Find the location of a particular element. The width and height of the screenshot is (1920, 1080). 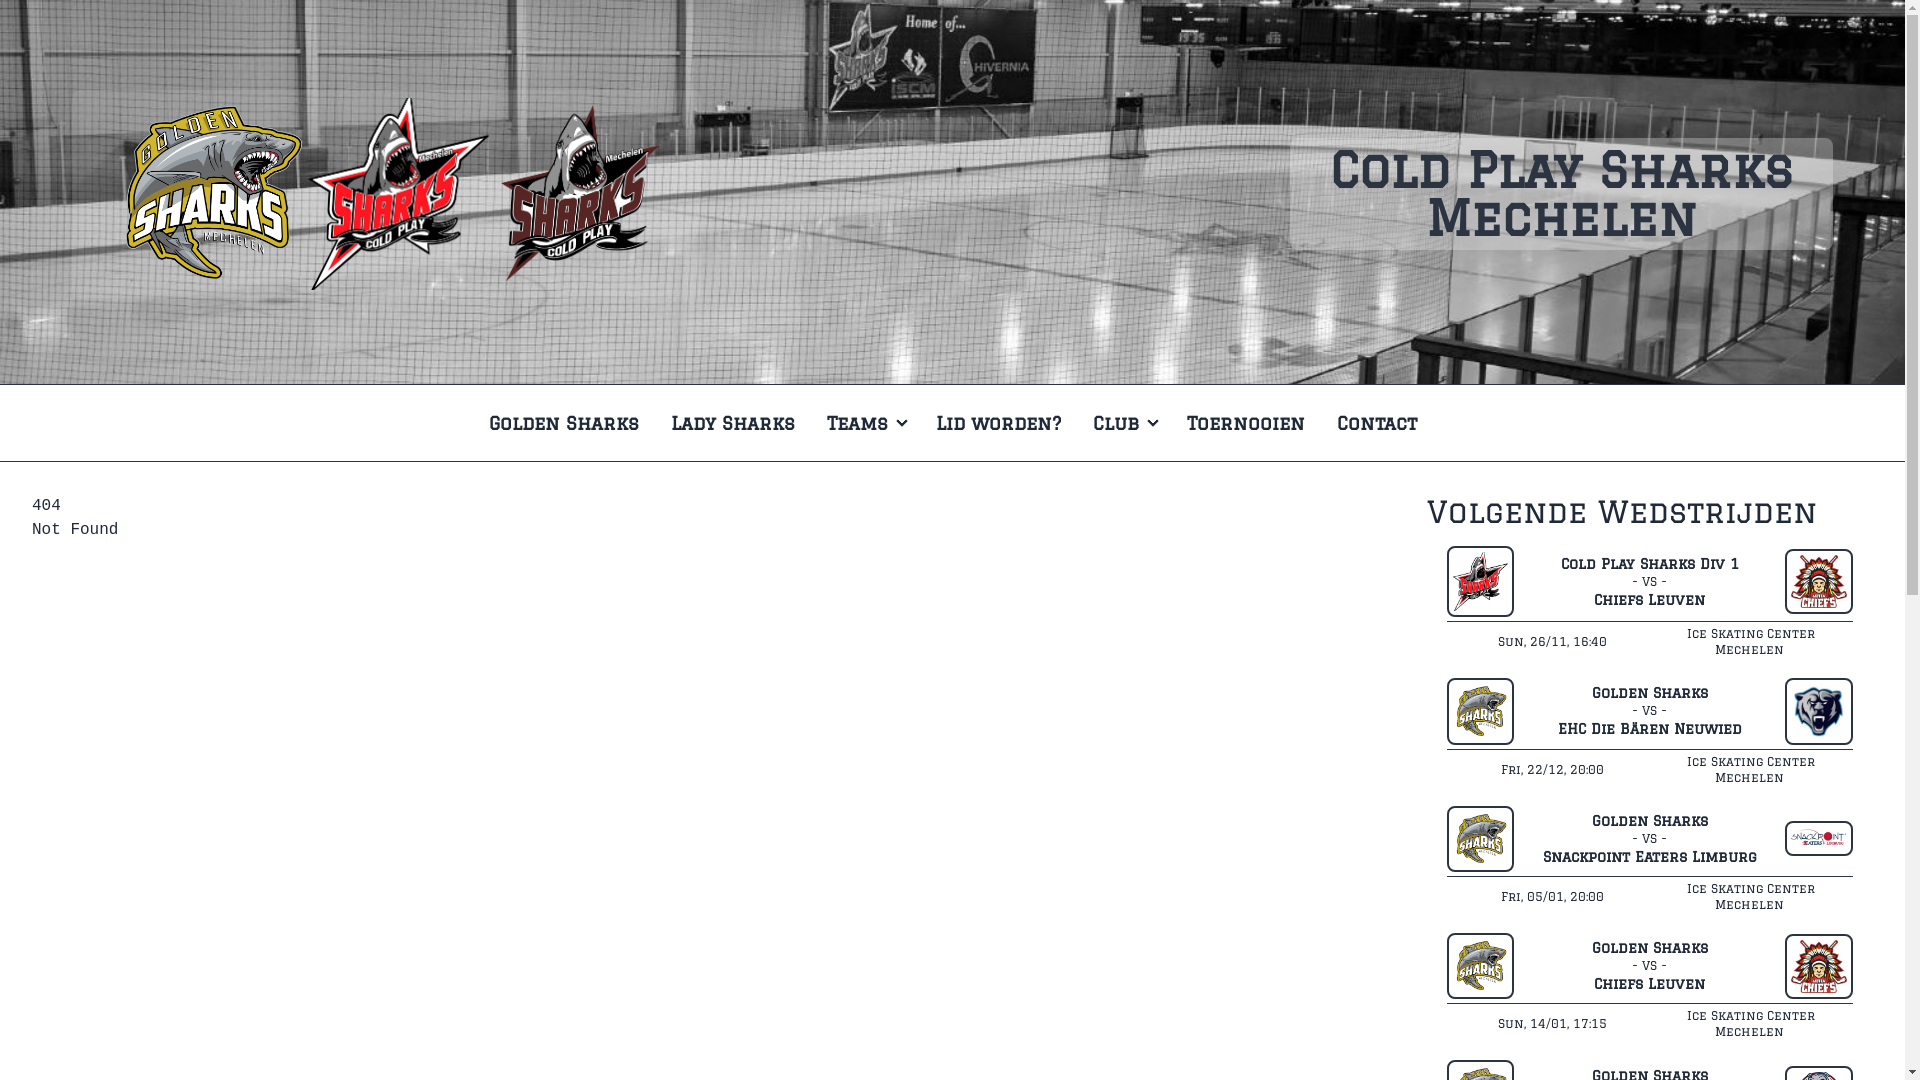

'Toernooien' is located at coordinates (1243, 422).